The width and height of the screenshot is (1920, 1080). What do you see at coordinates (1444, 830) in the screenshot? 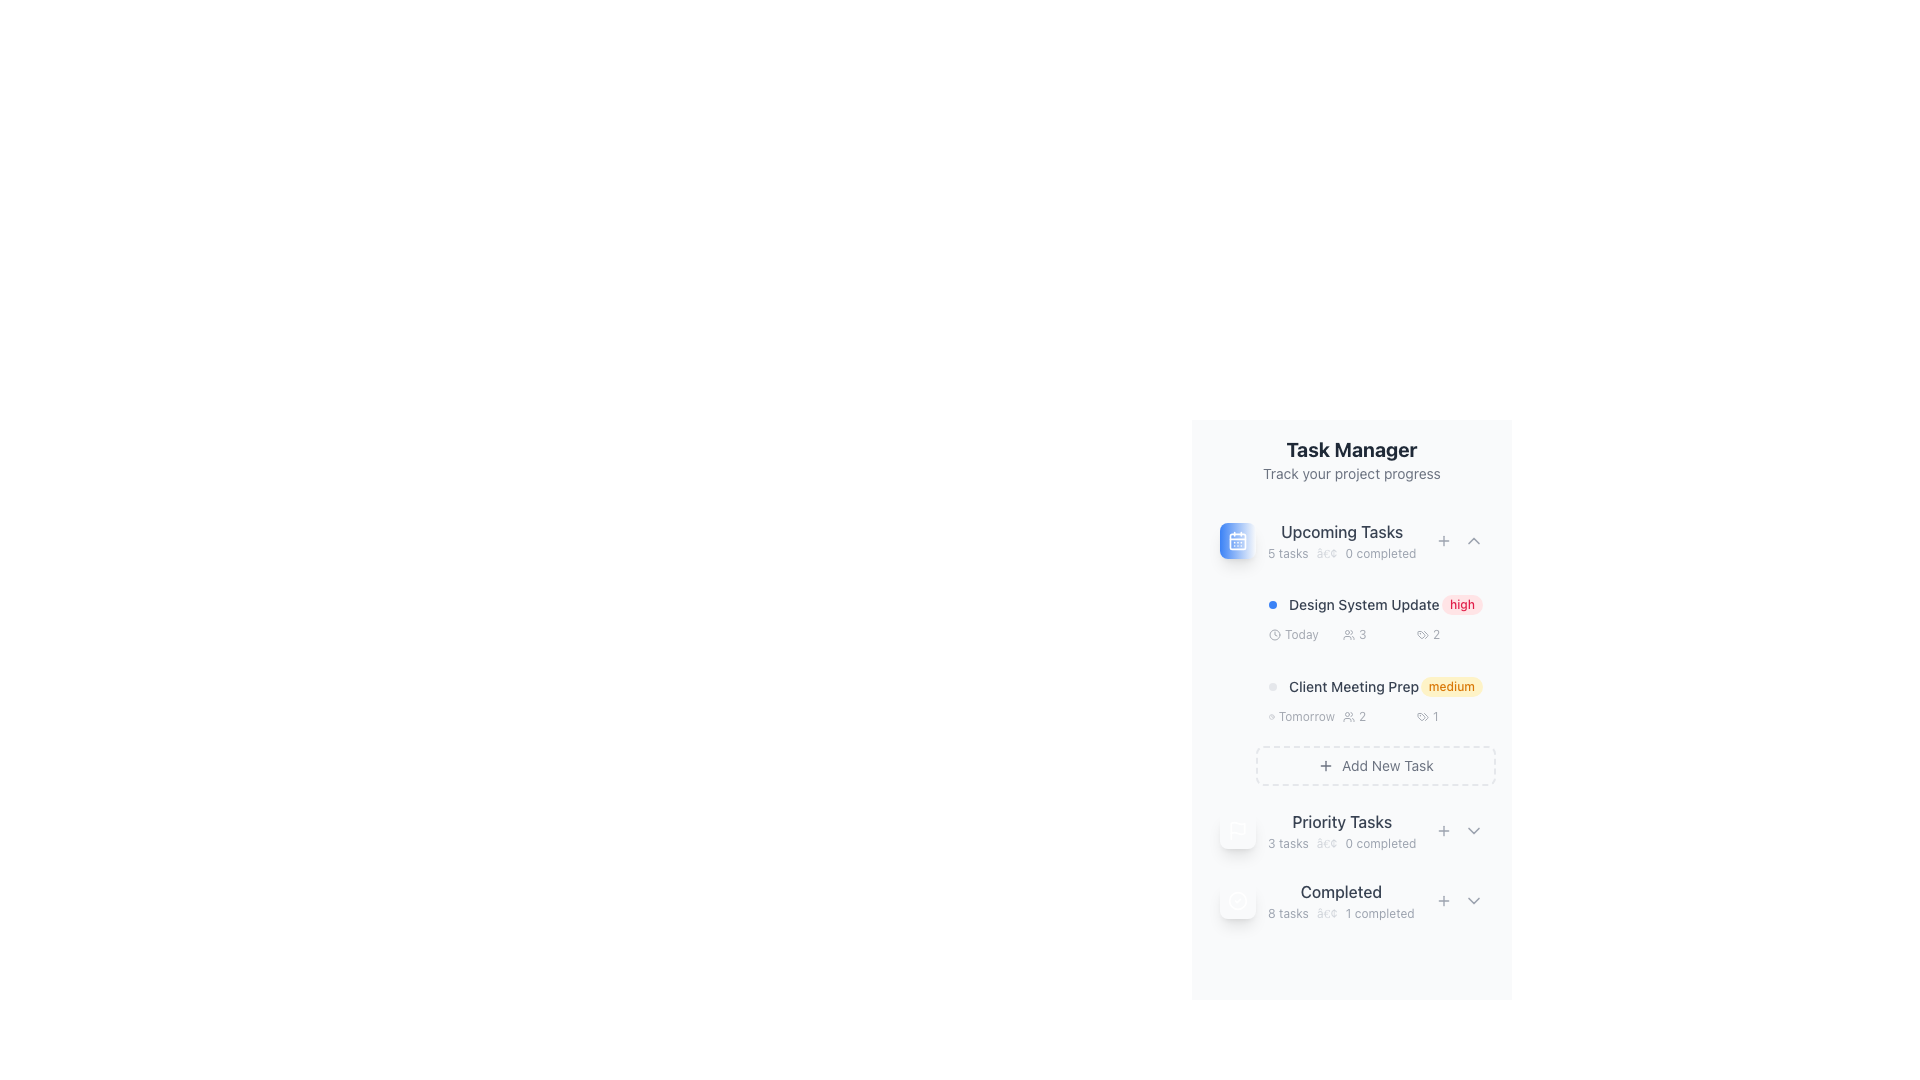
I see `the circular '+' button located in the 'Priority Tasks' section of the task manager interface` at bounding box center [1444, 830].